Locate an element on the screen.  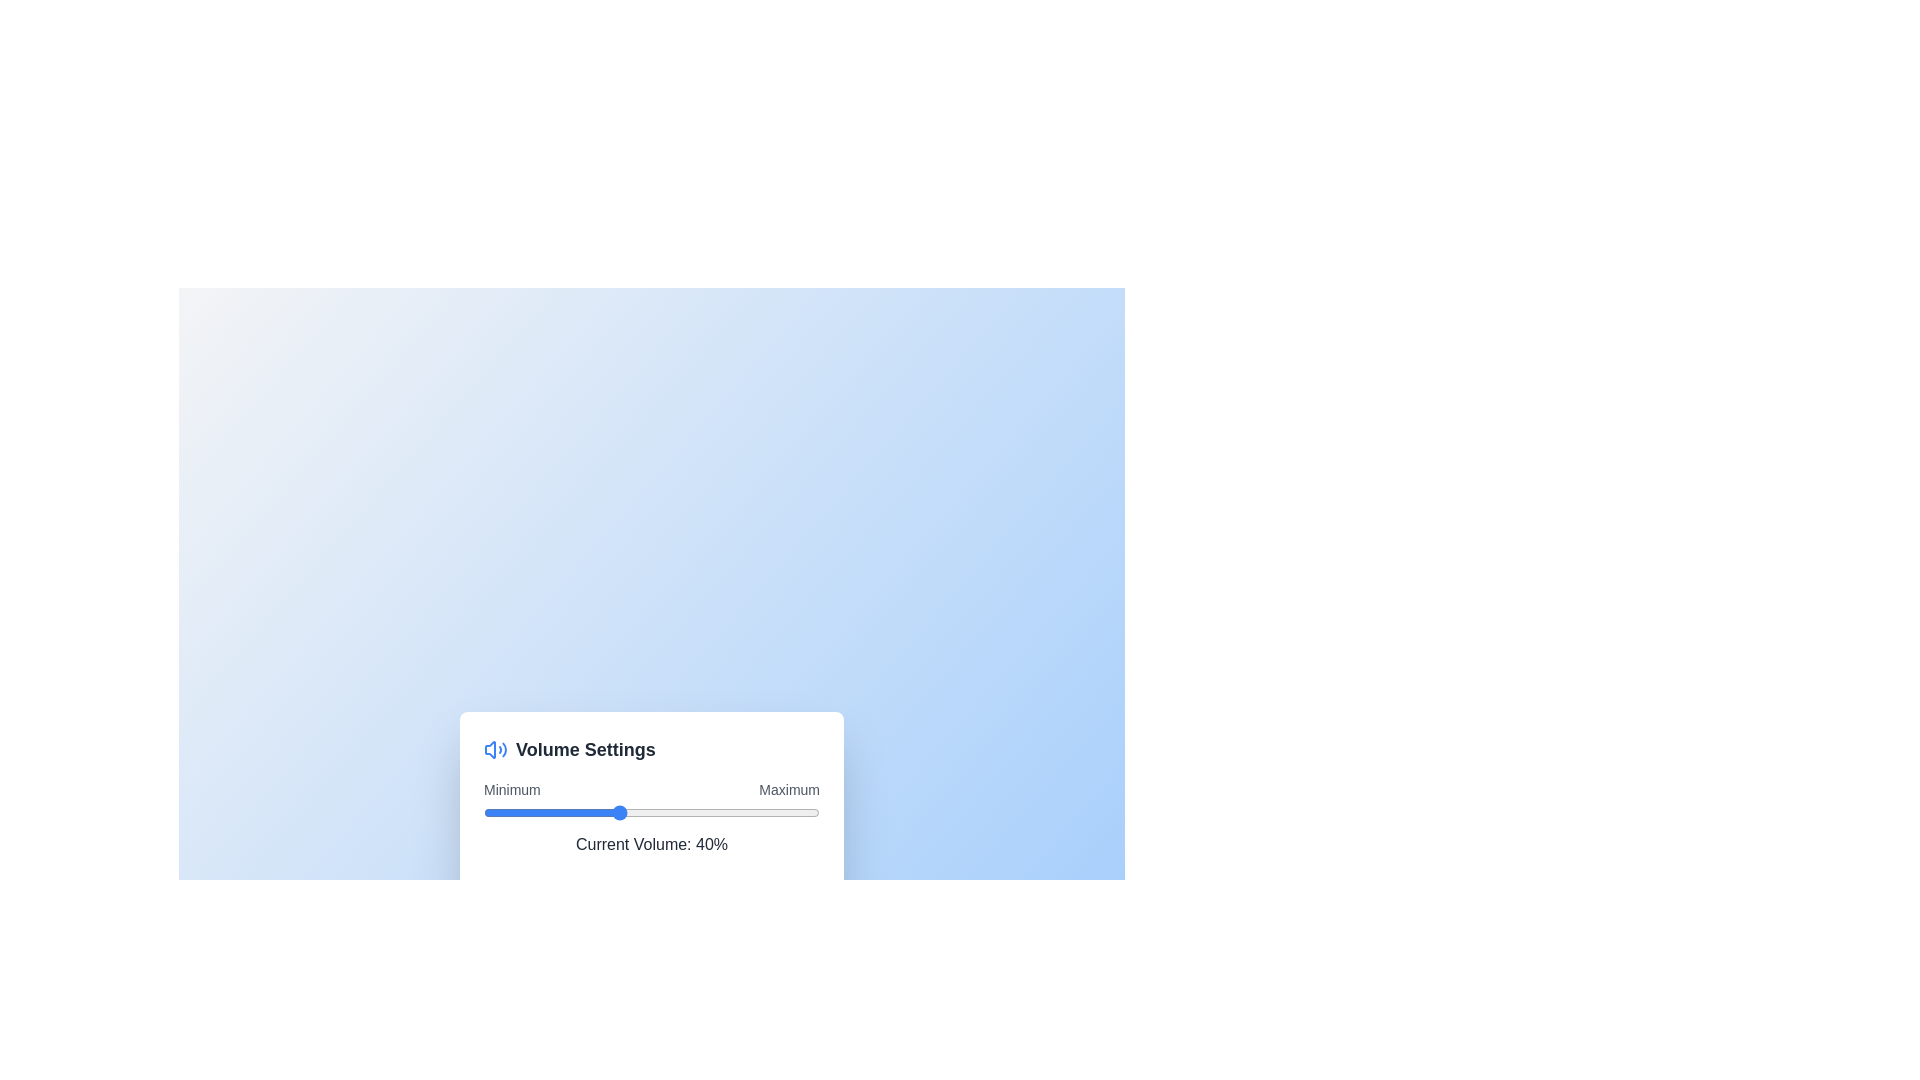
the volume slider to 46% is located at coordinates (637, 812).